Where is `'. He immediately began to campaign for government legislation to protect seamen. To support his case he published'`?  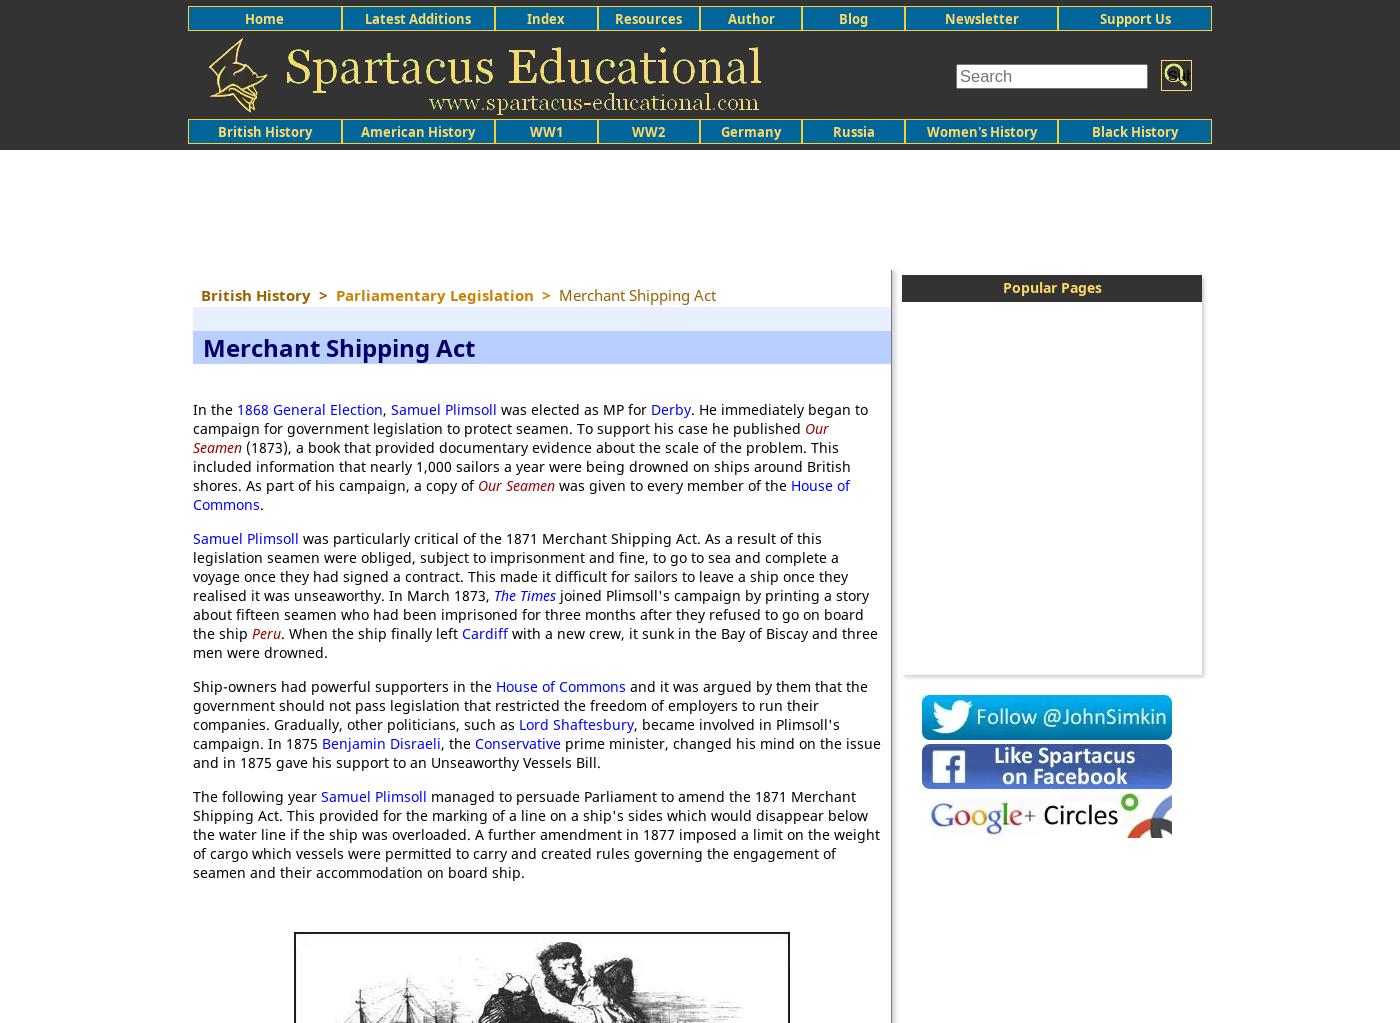
'. He immediately began to campaign for government legislation to protect seamen. To support his case he published' is located at coordinates (192, 419).